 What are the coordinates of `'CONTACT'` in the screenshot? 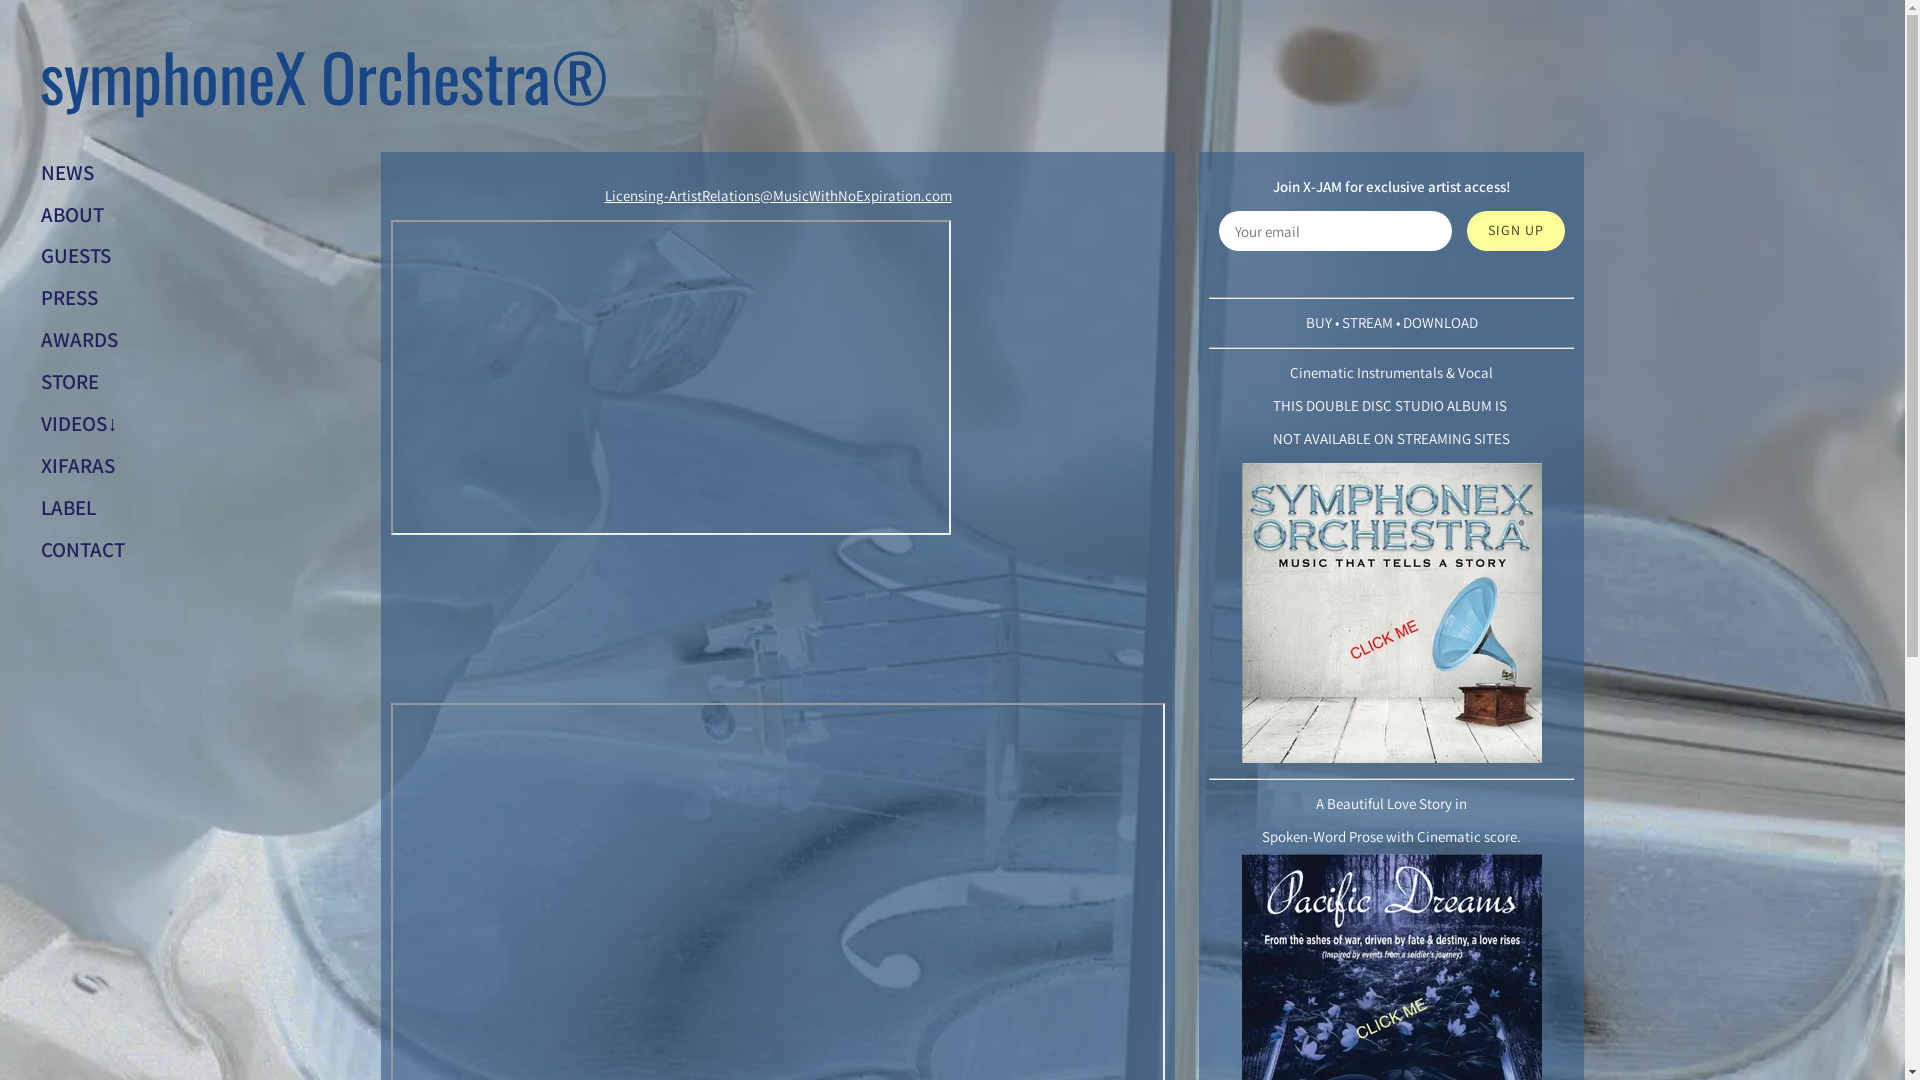 It's located at (81, 549).